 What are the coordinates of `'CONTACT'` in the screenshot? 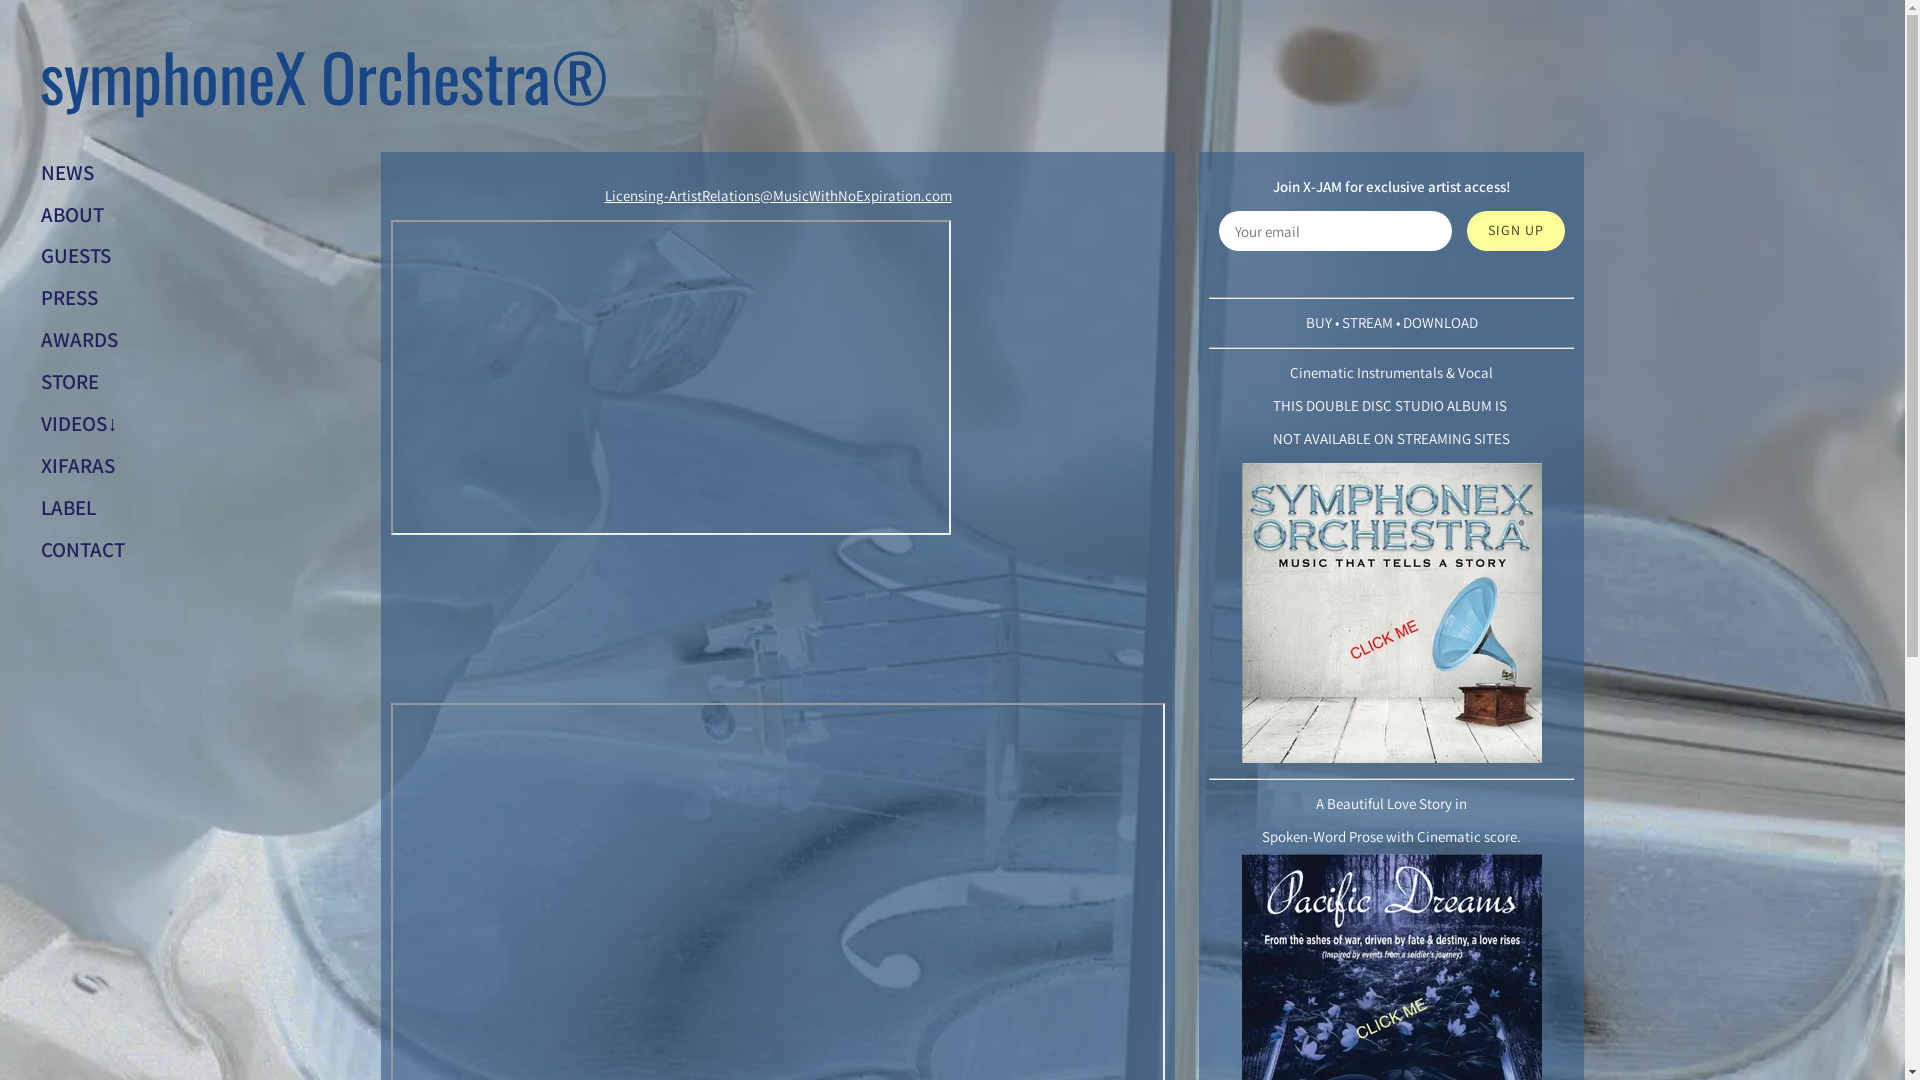 It's located at (81, 549).